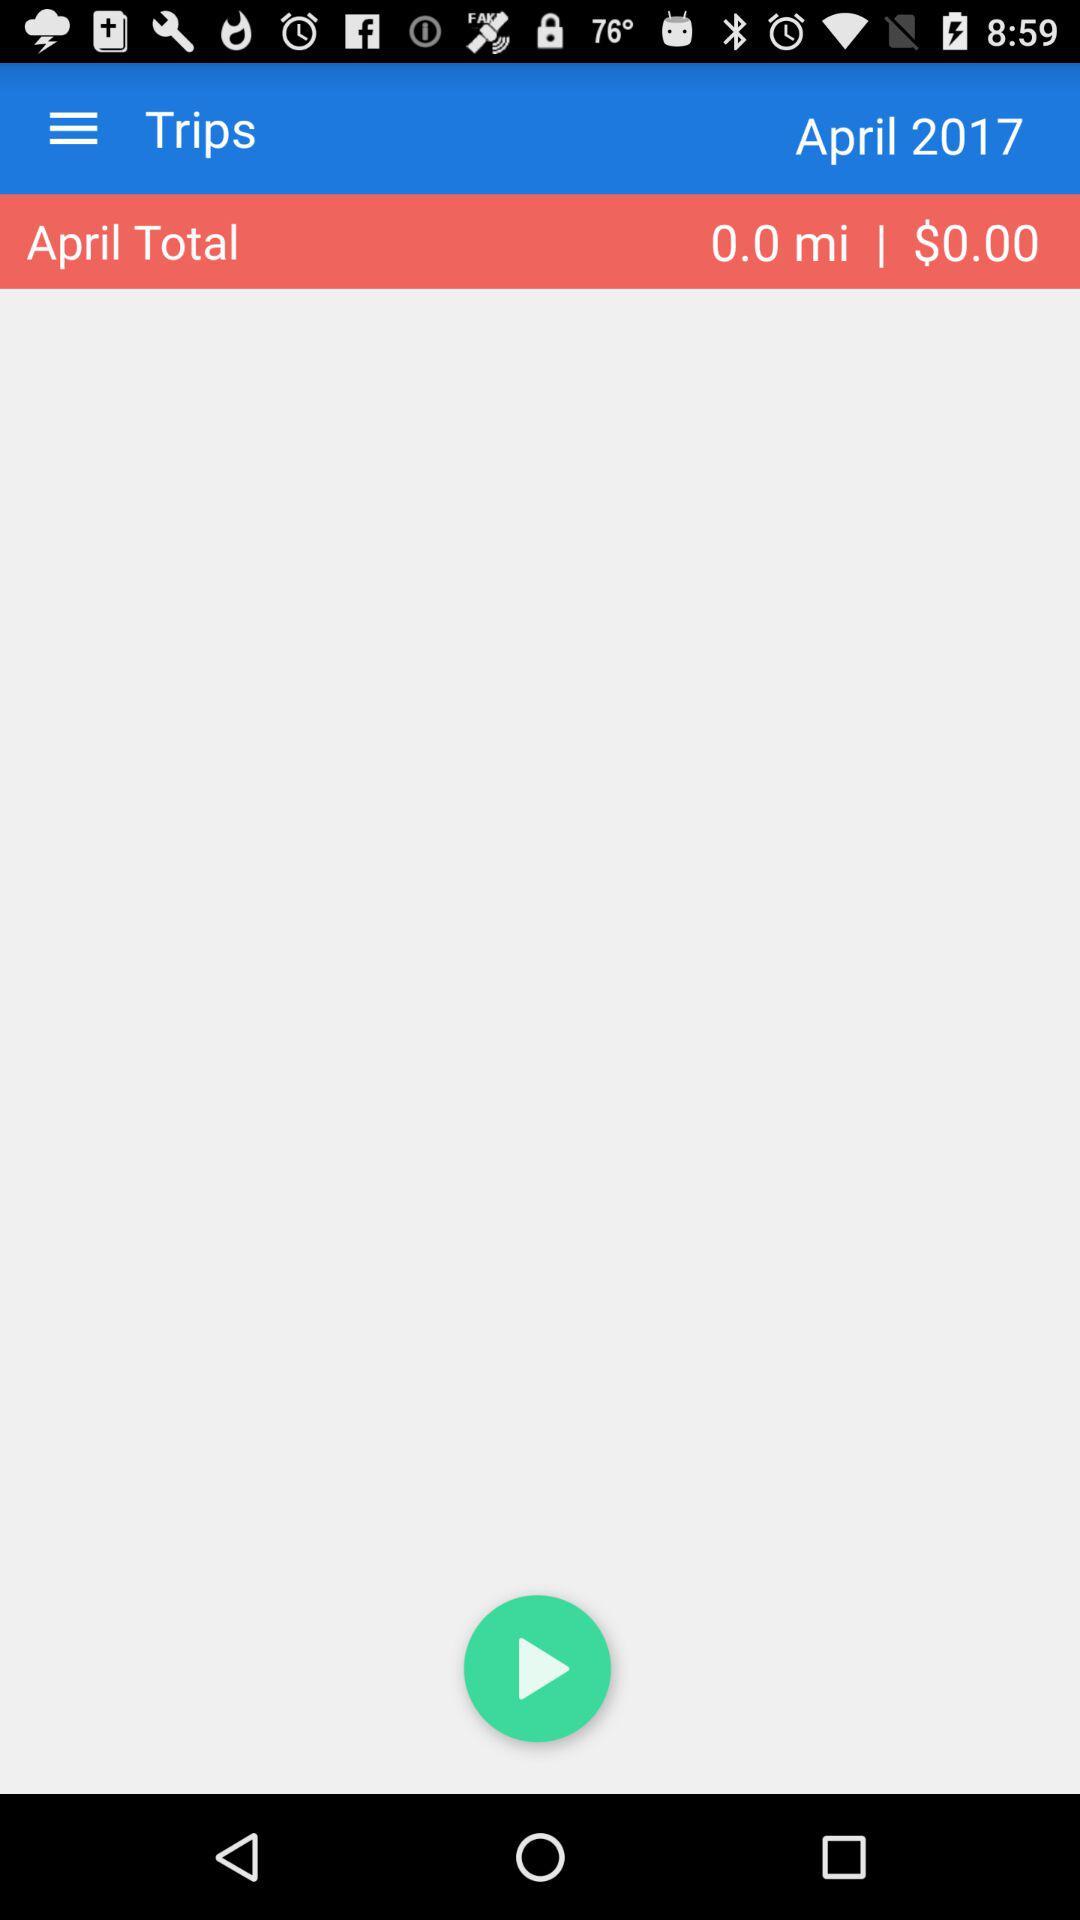 Image resolution: width=1080 pixels, height=1920 pixels. I want to click on menu, so click(72, 127).